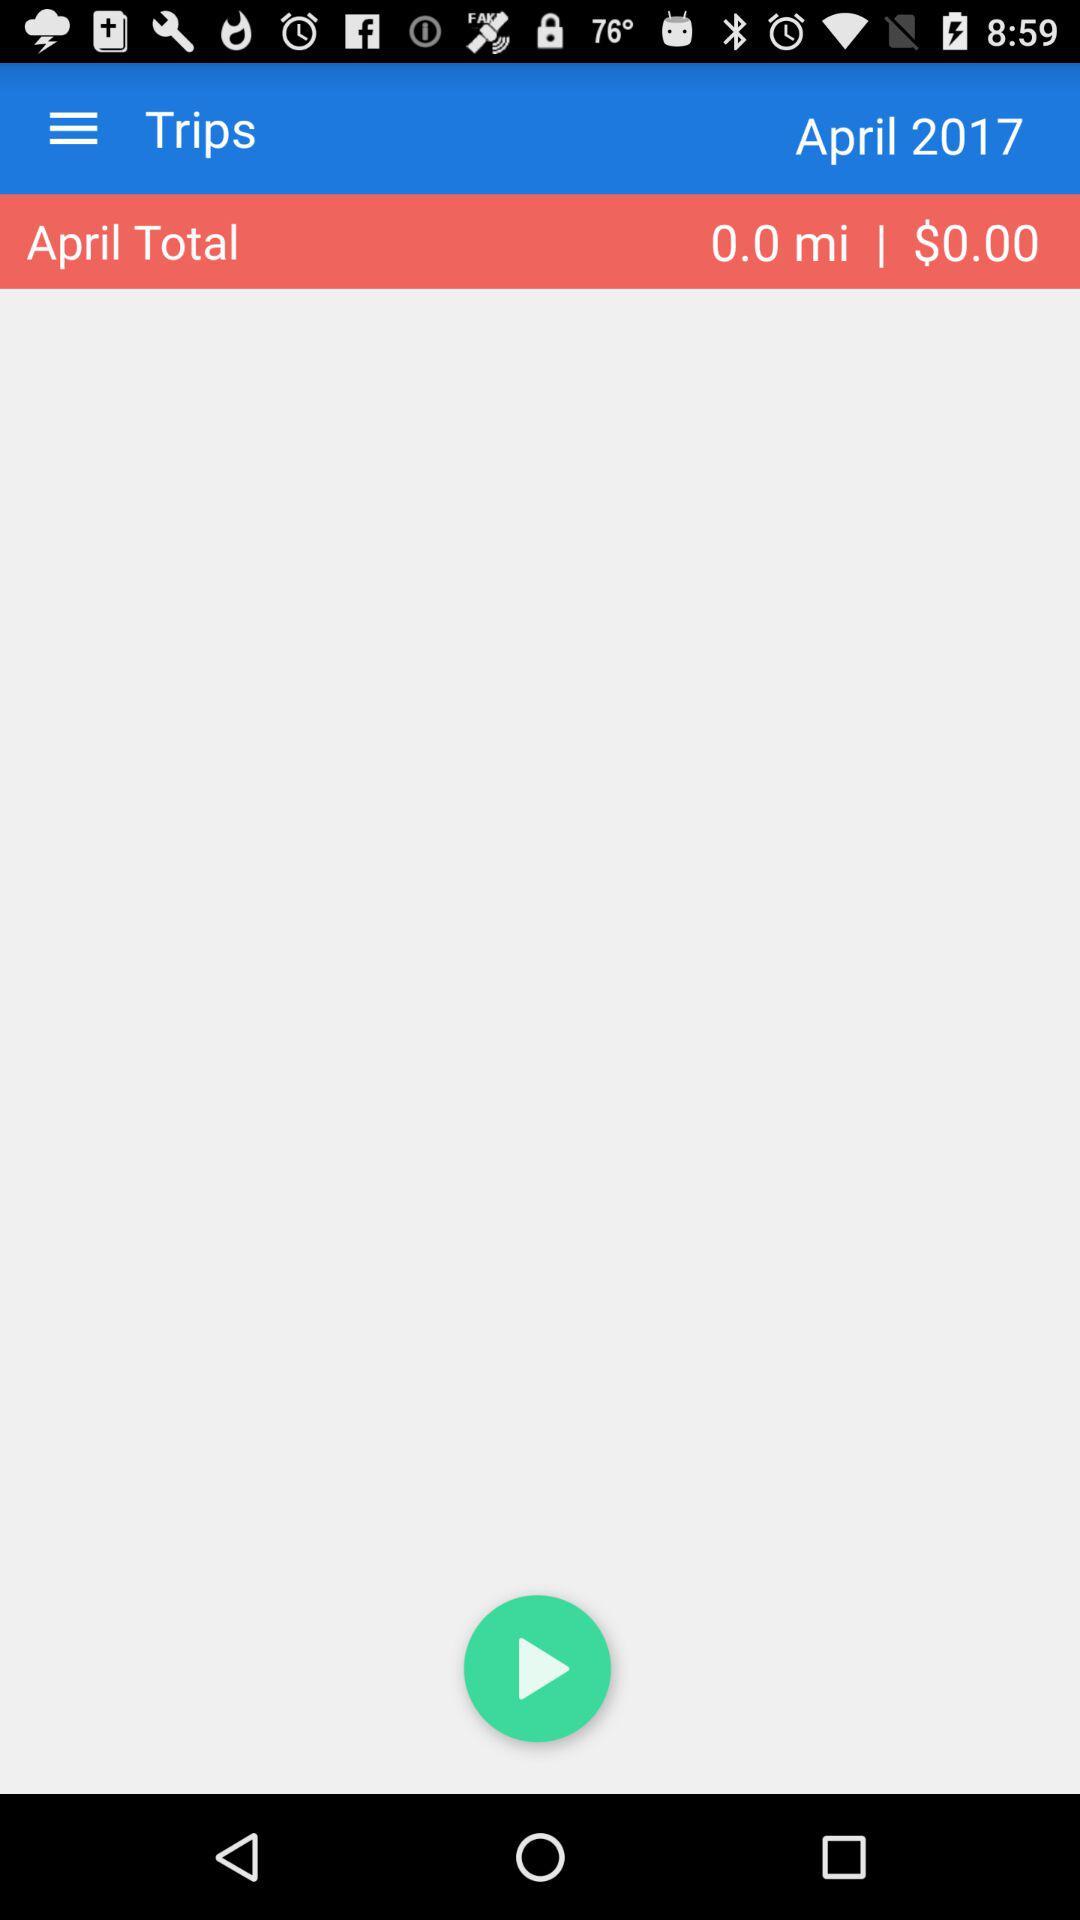 Image resolution: width=1080 pixels, height=1920 pixels. I want to click on menu, so click(72, 127).